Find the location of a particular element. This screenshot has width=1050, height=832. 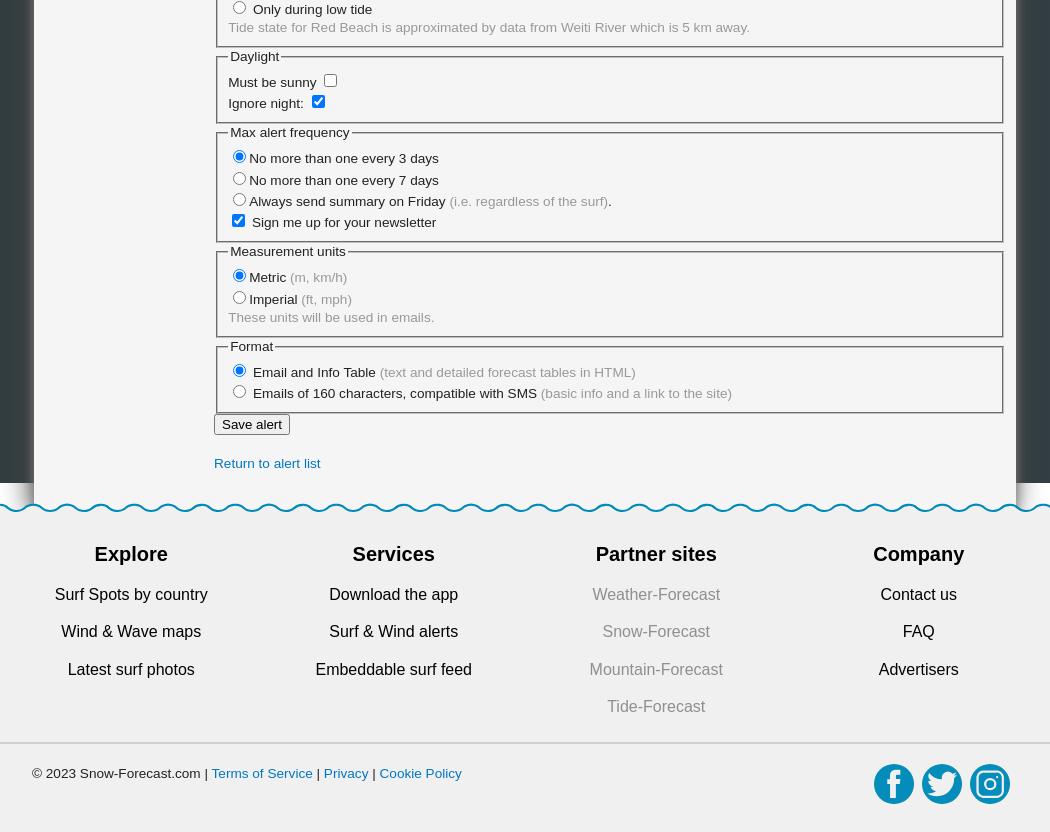

'Daylight' is located at coordinates (254, 54).